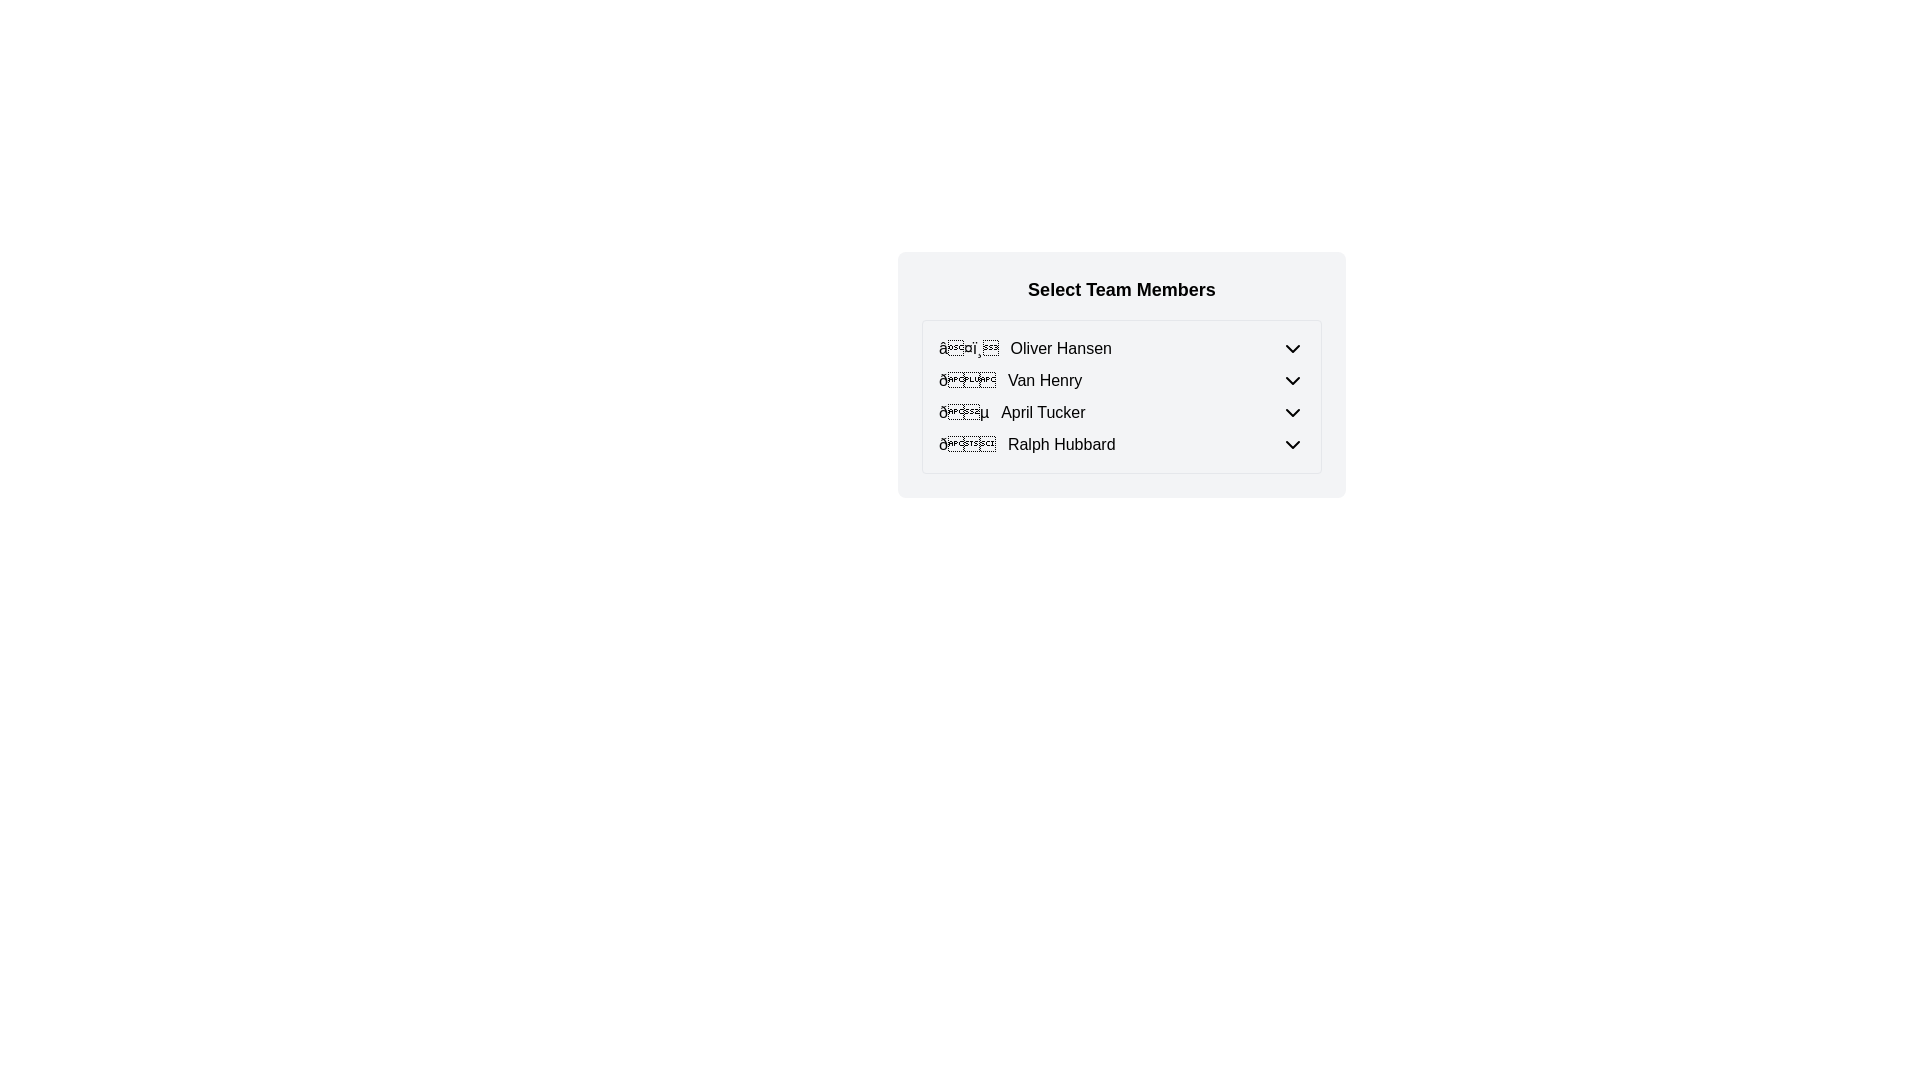 Image resolution: width=1920 pixels, height=1080 pixels. What do you see at coordinates (1042, 411) in the screenshot?
I see `text content of the label 'April Tucker' which is located in the third row of a vertical list of team members` at bounding box center [1042, 411].